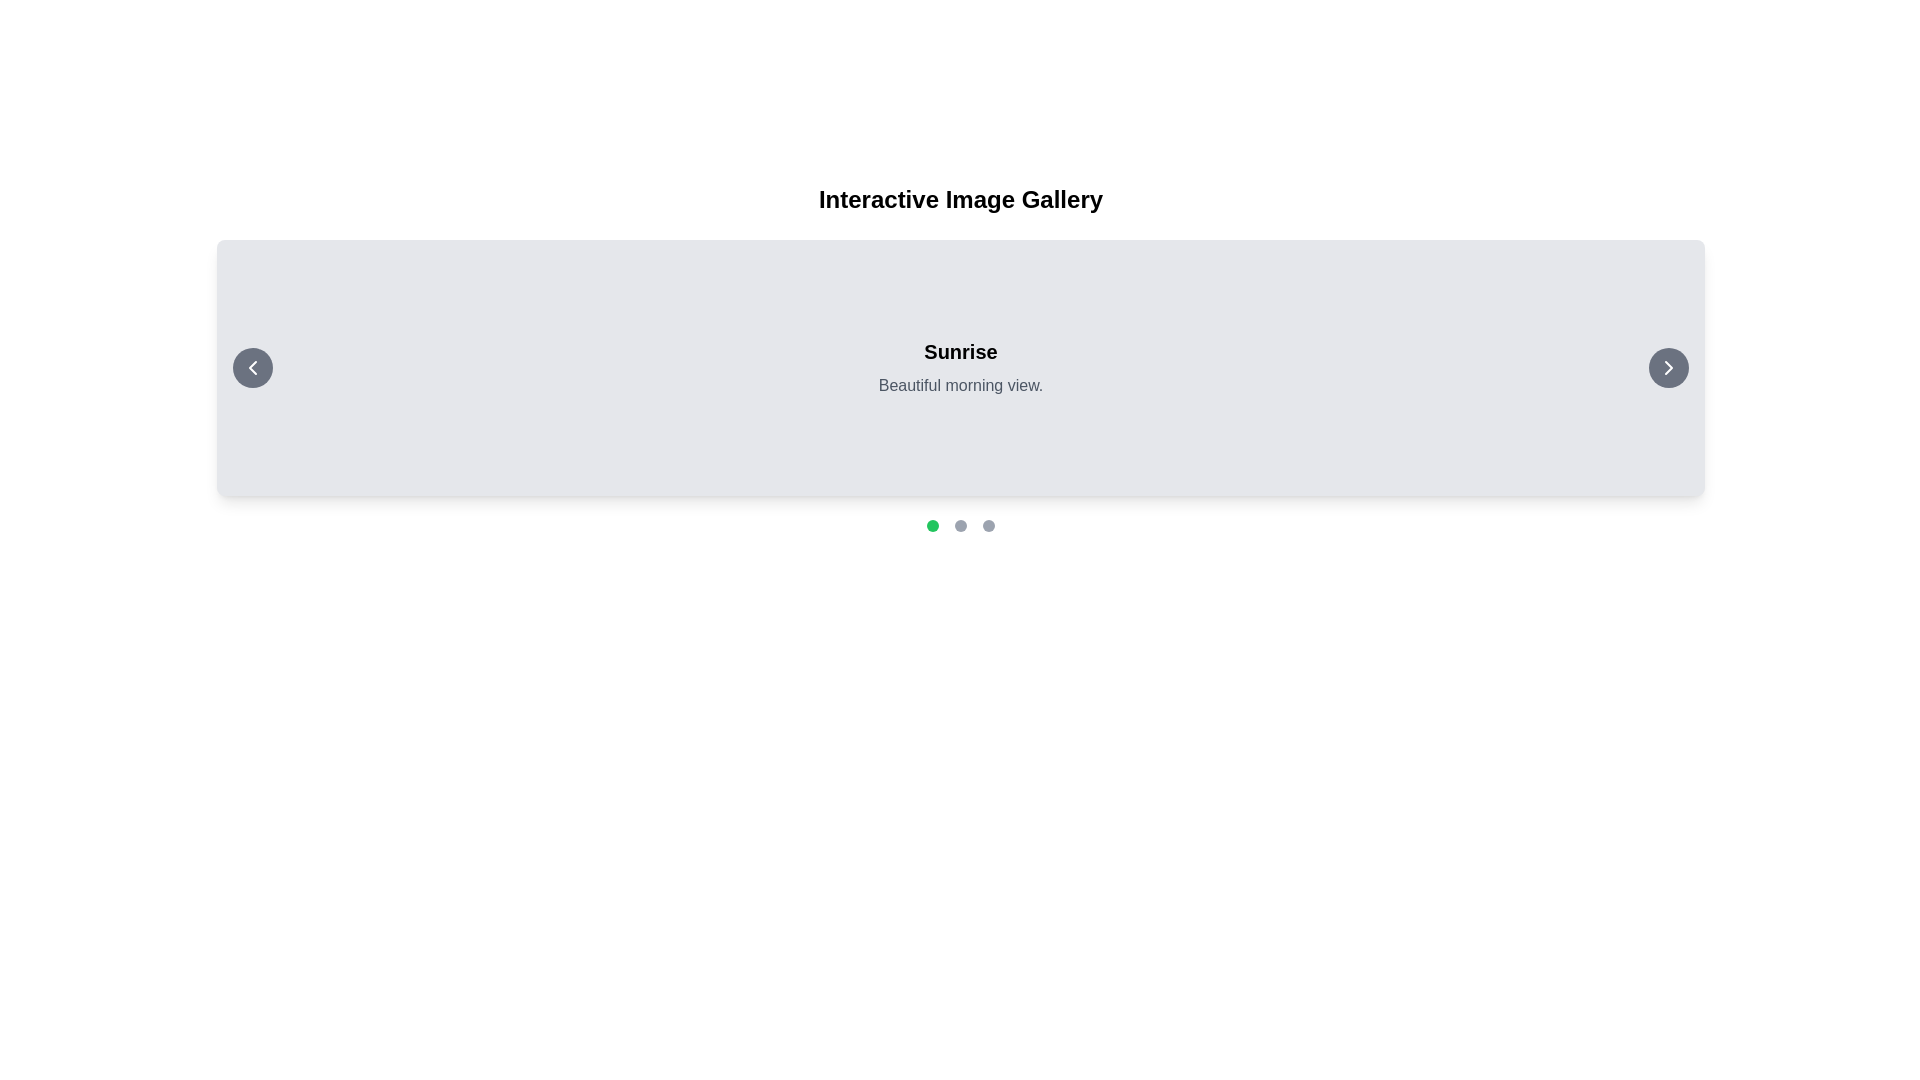 Image resolution: width=1920 pixels, height=1080 pixels. Describe the element at coordinates (1669, 367) in the screenshot. I see `the button containing a rightward chevron icon` at that location.